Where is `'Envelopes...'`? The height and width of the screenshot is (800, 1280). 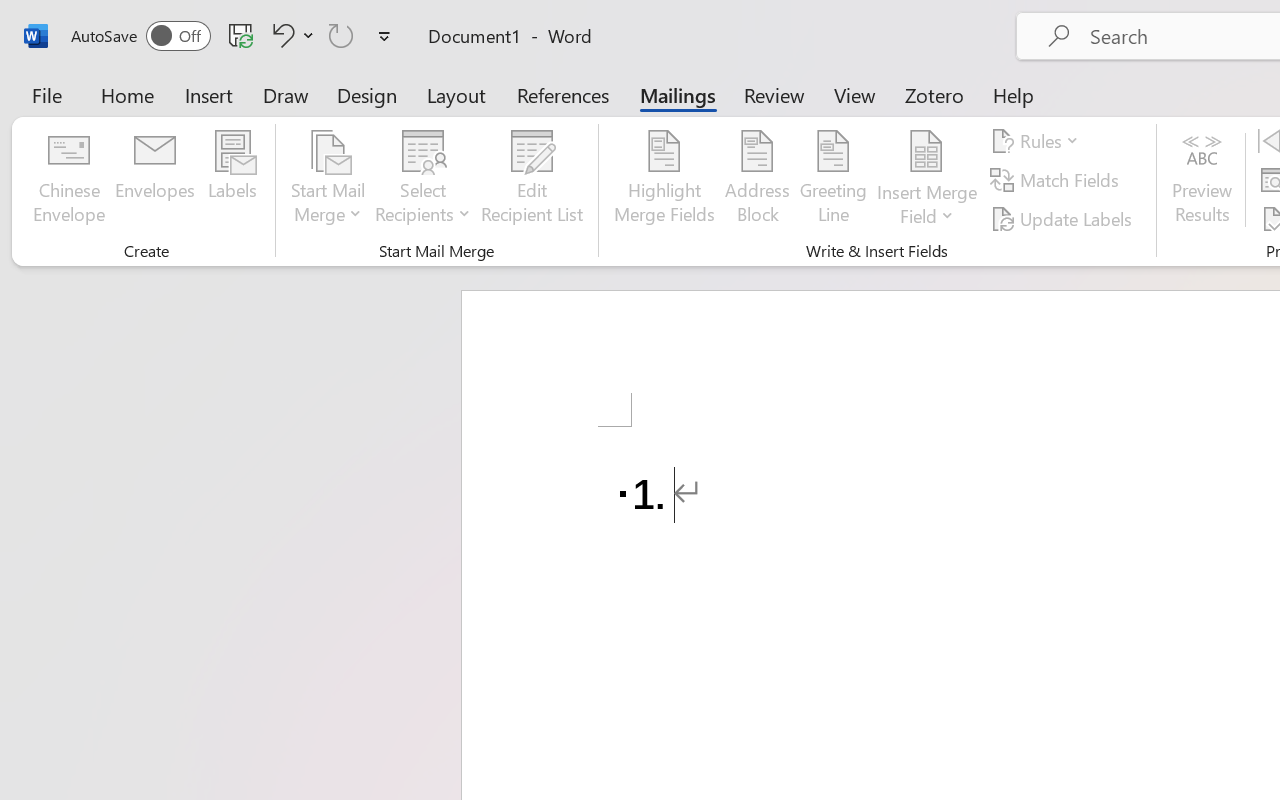 'Envelopes...' is located at coordinates (154, 179).